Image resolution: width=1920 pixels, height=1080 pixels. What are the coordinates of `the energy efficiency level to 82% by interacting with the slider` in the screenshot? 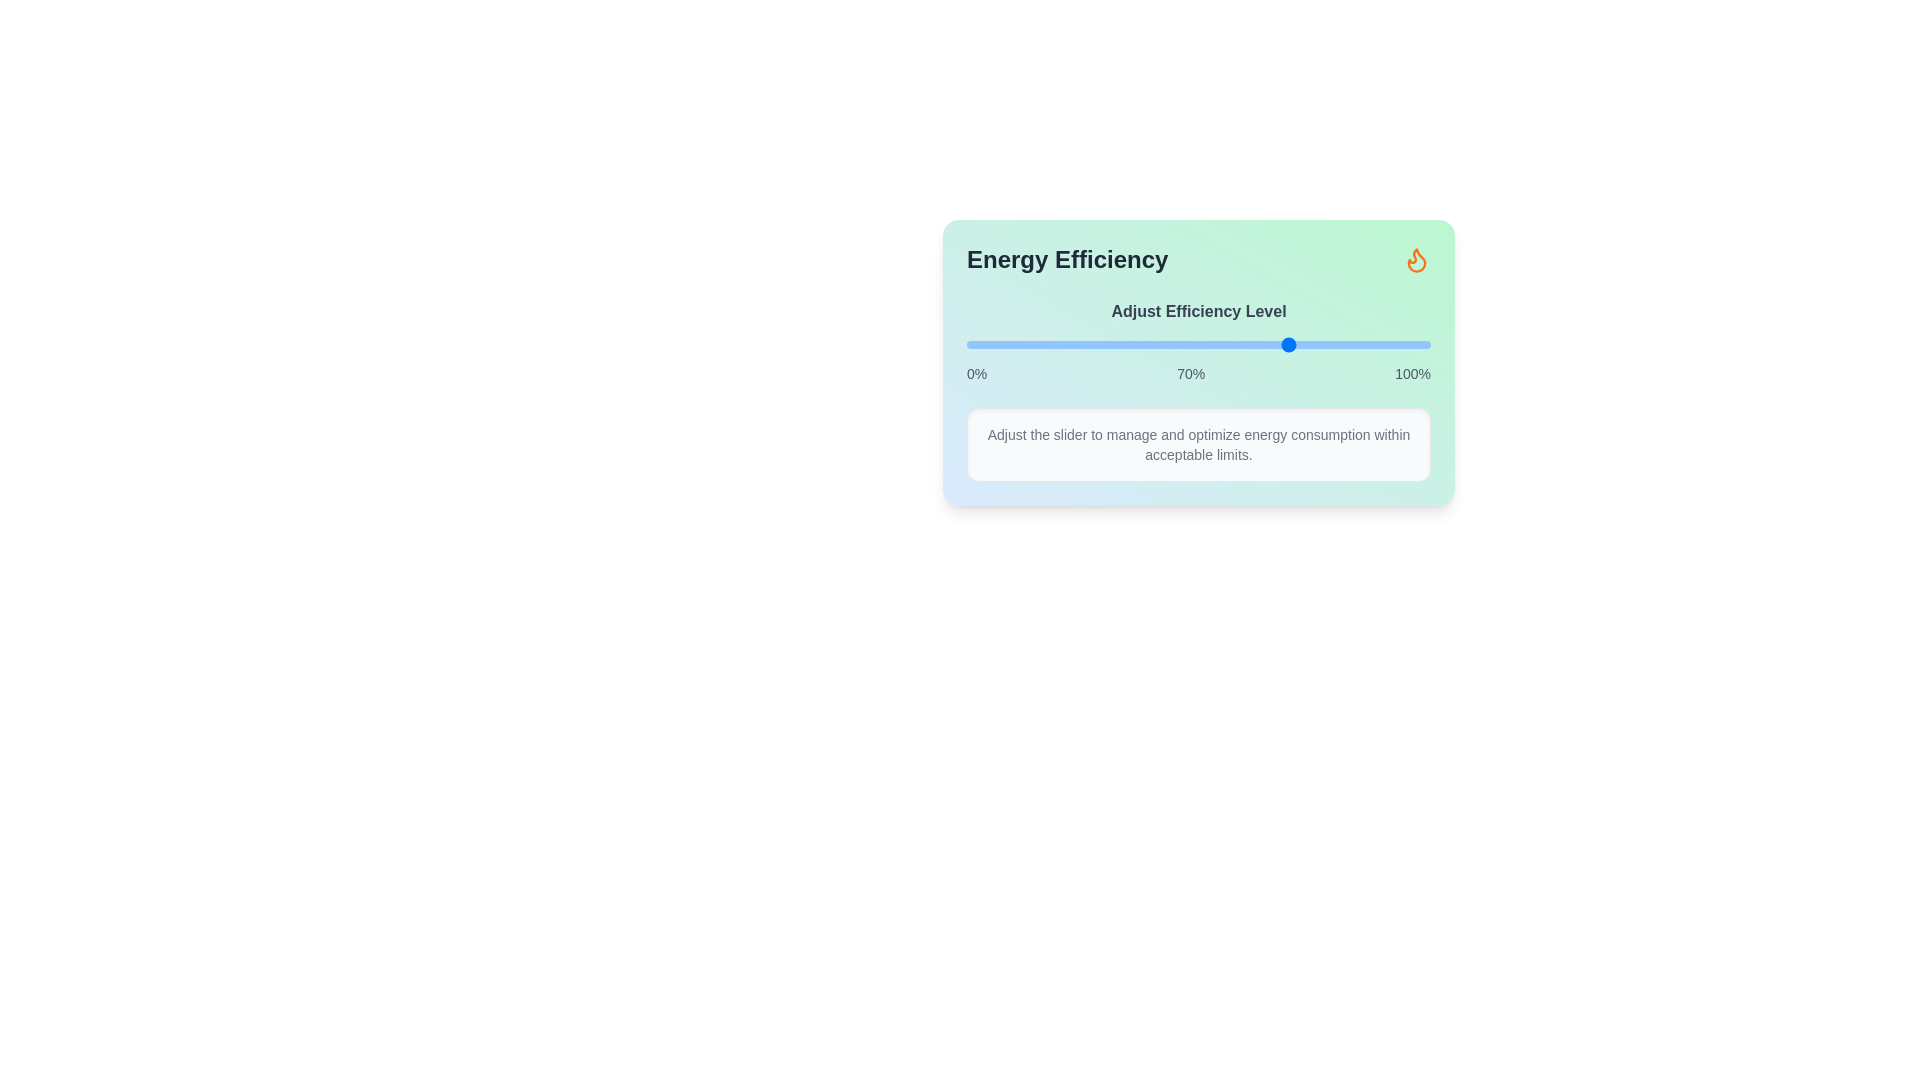 It's located at (1347, 343).